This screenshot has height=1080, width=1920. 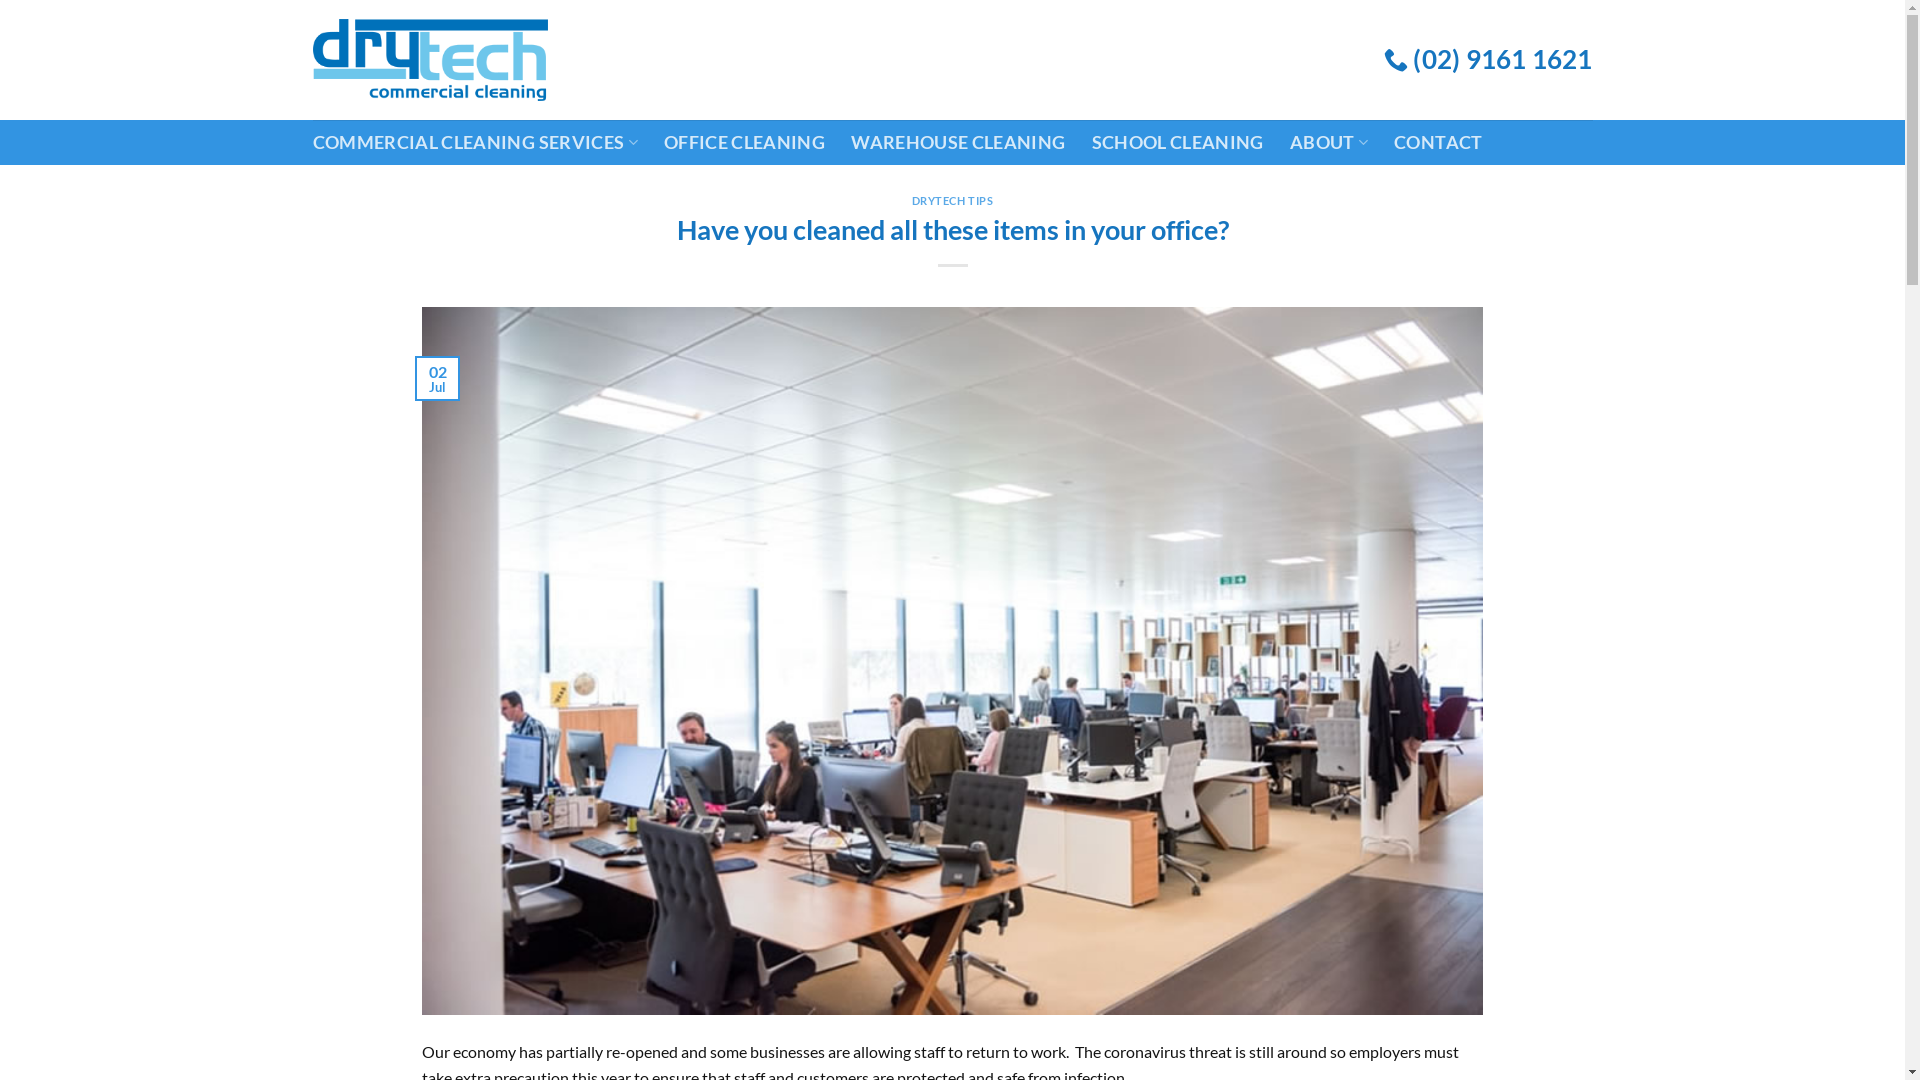 What do you see at coordinates (1329, 141) in the screenshot?
I see `'ABOUT'` at bounding box center [1329, 141].